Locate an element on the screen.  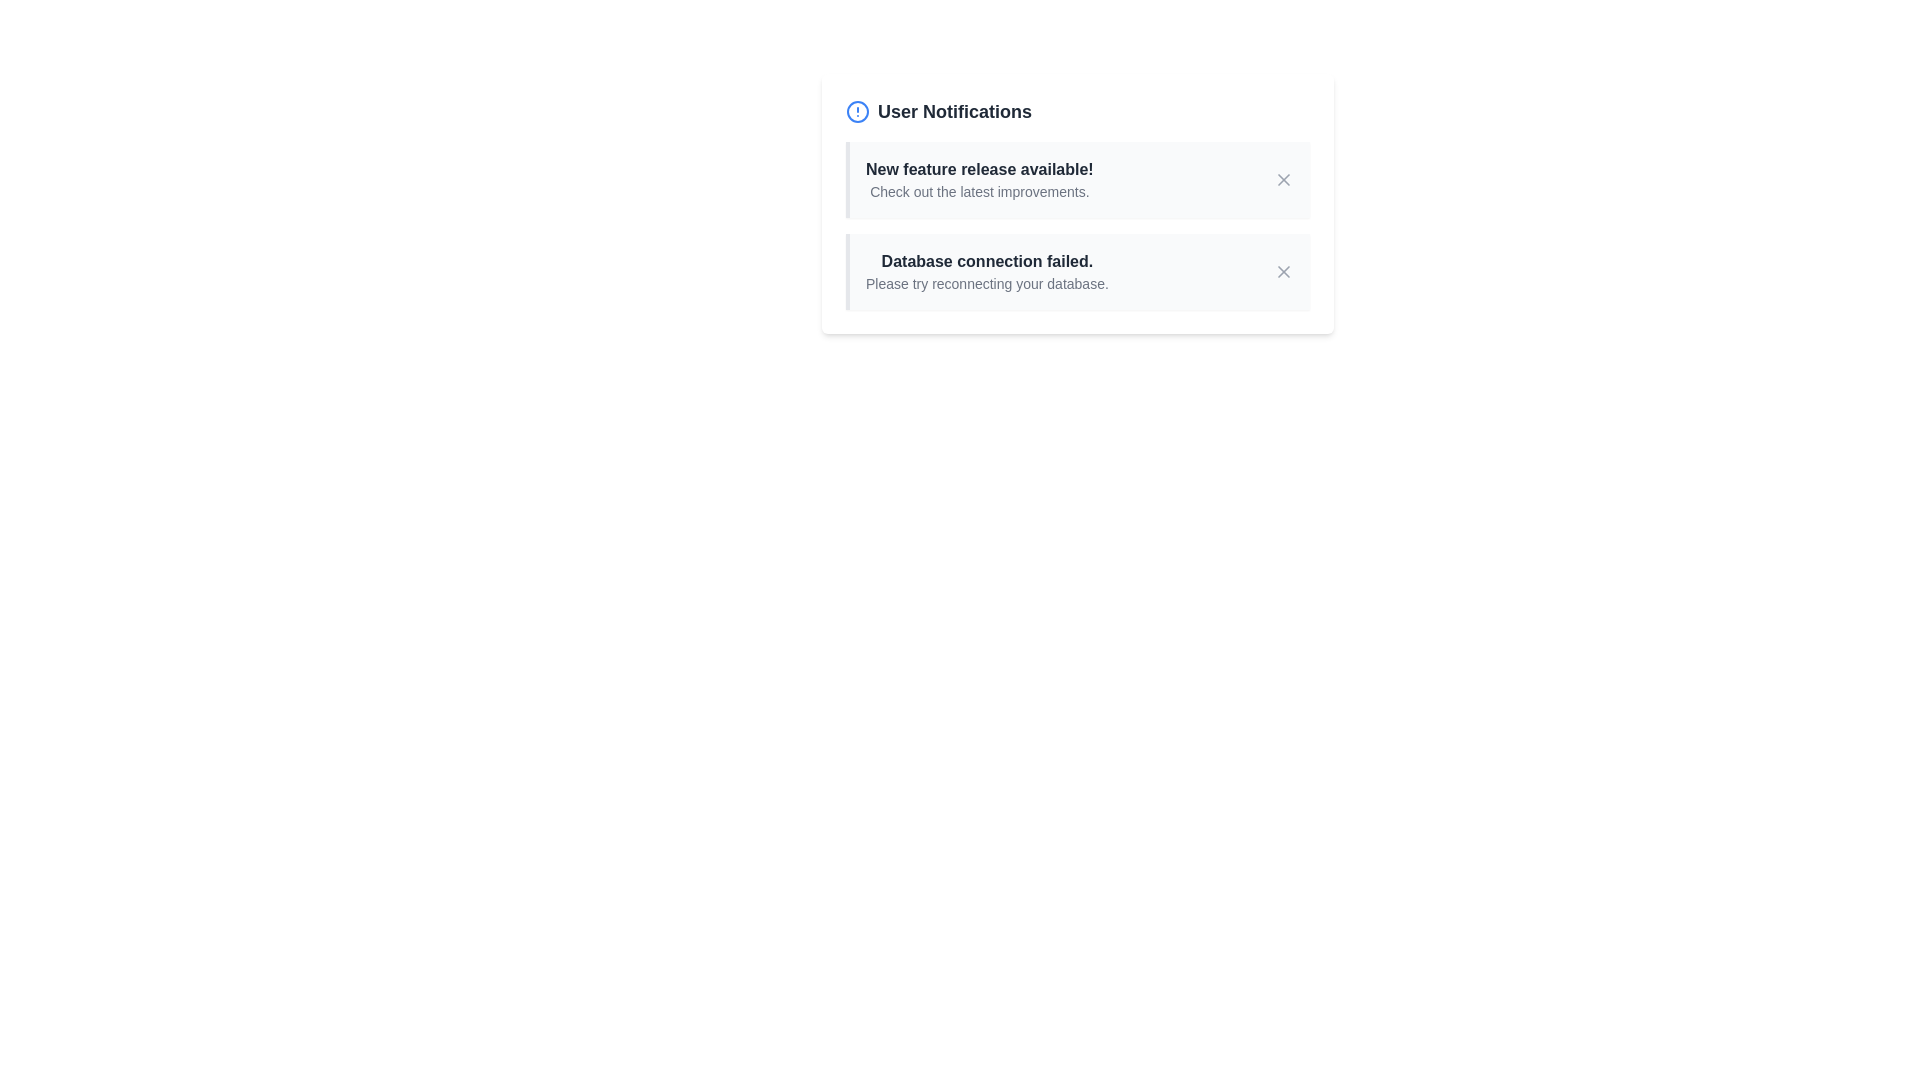
the close button icon in the notification panel that indicates a cancellation for the 'Database connection failed' message is located at coordinates (1283, 272).